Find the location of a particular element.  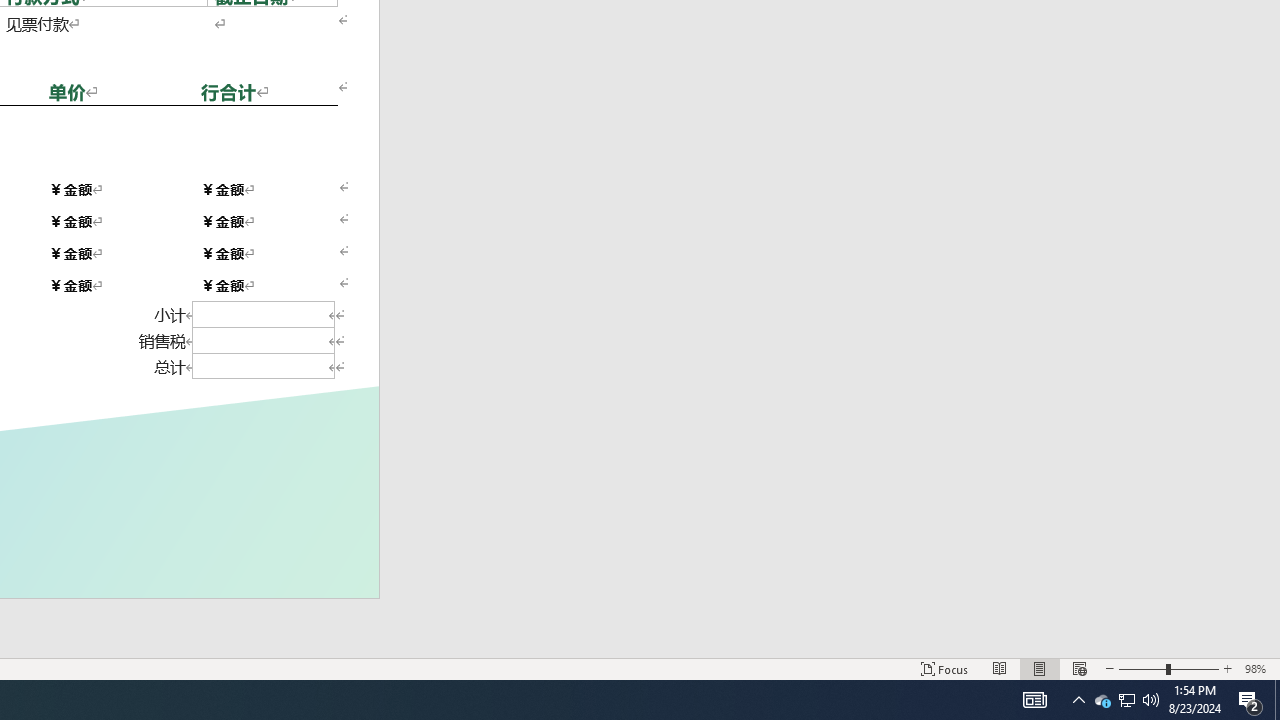

'Zoom 98%' is located at coordinates (1257, 669).